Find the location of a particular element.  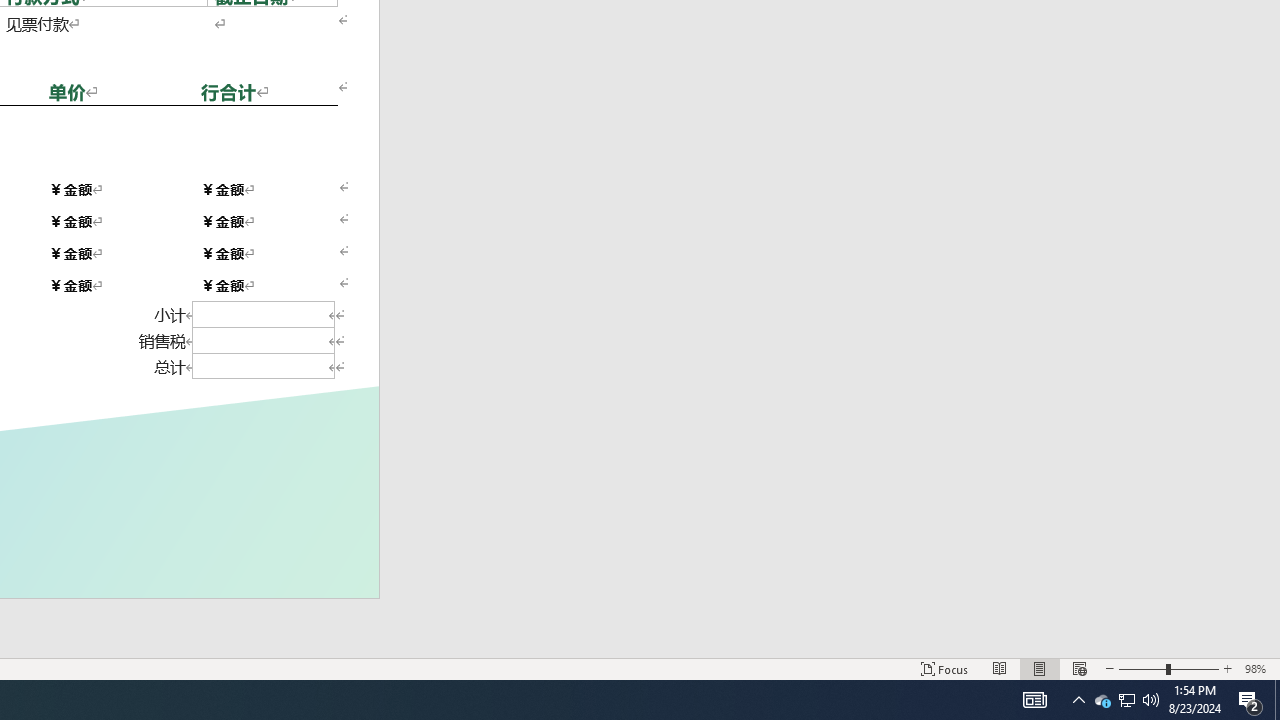

'Zoom 98%' is located at coordinates (1257, 669).